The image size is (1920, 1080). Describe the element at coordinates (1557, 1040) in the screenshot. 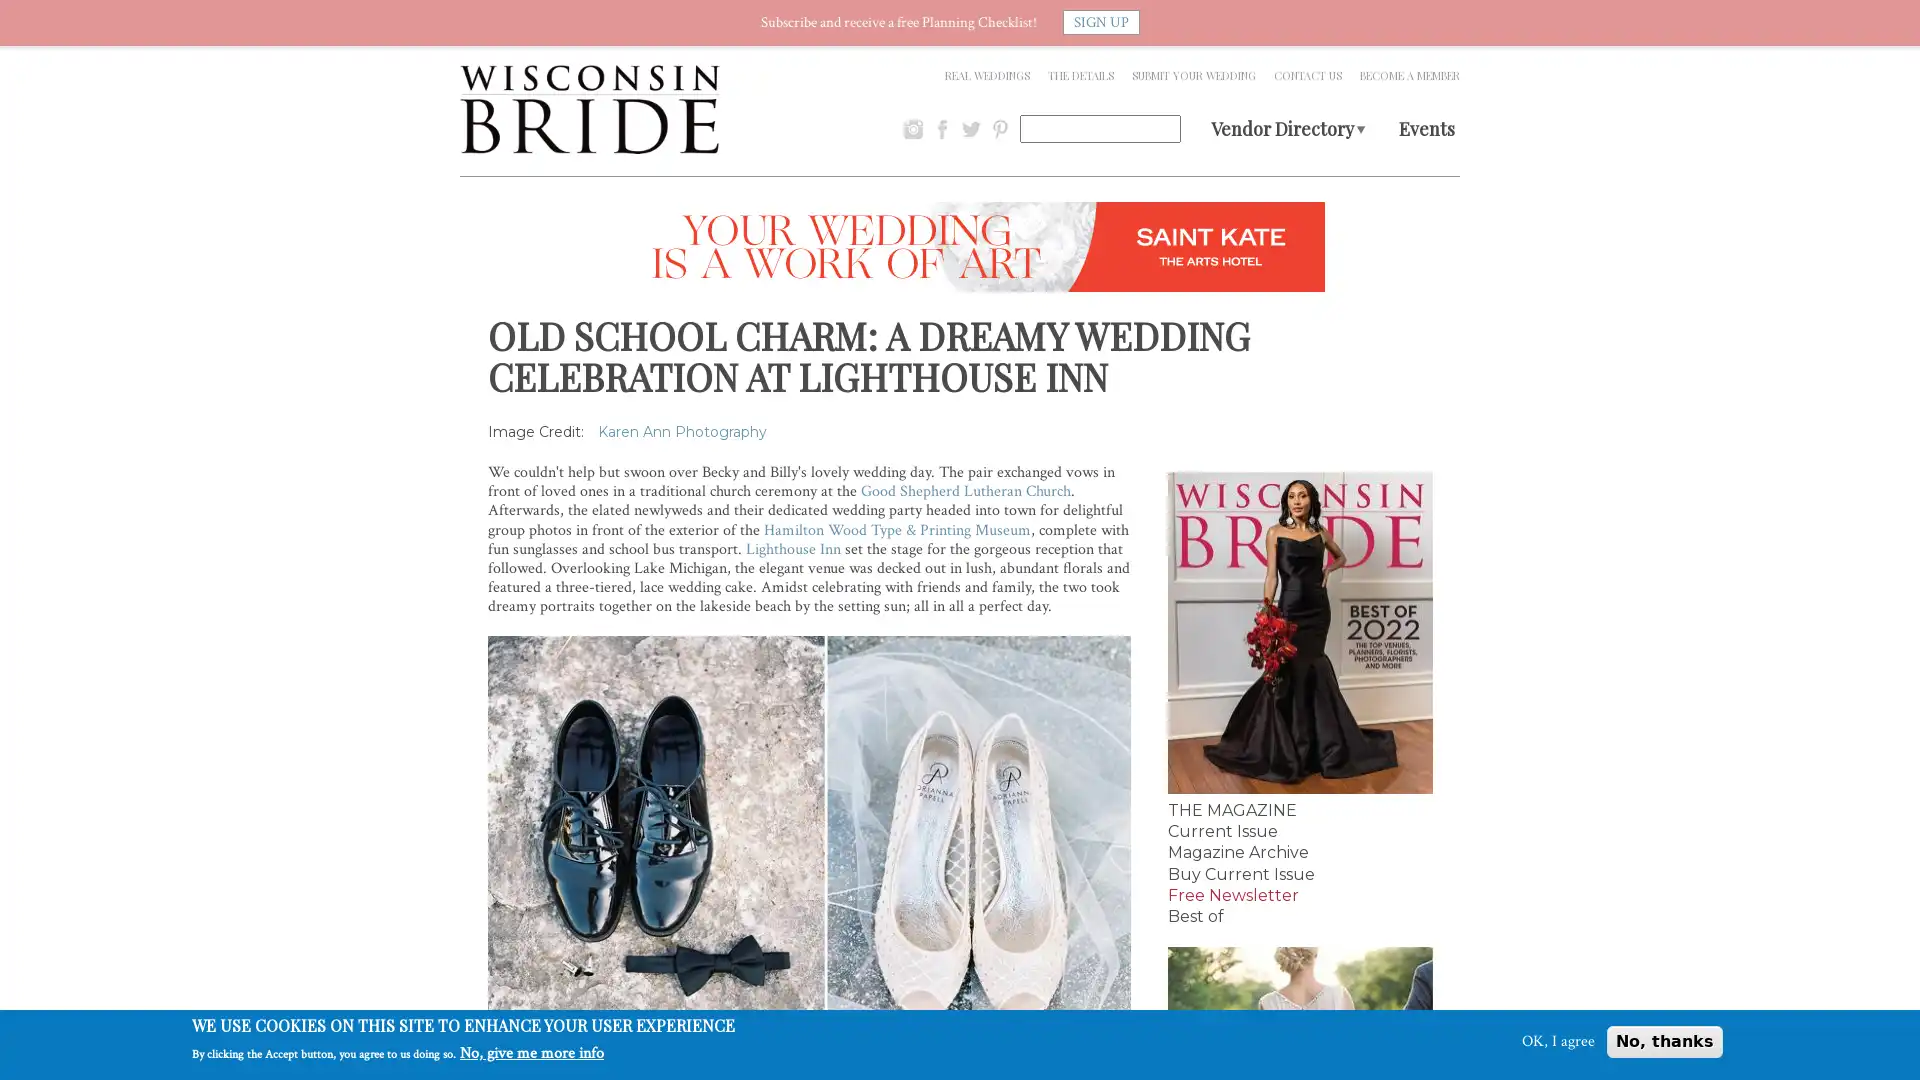

I see `OK, I agree` at that location.